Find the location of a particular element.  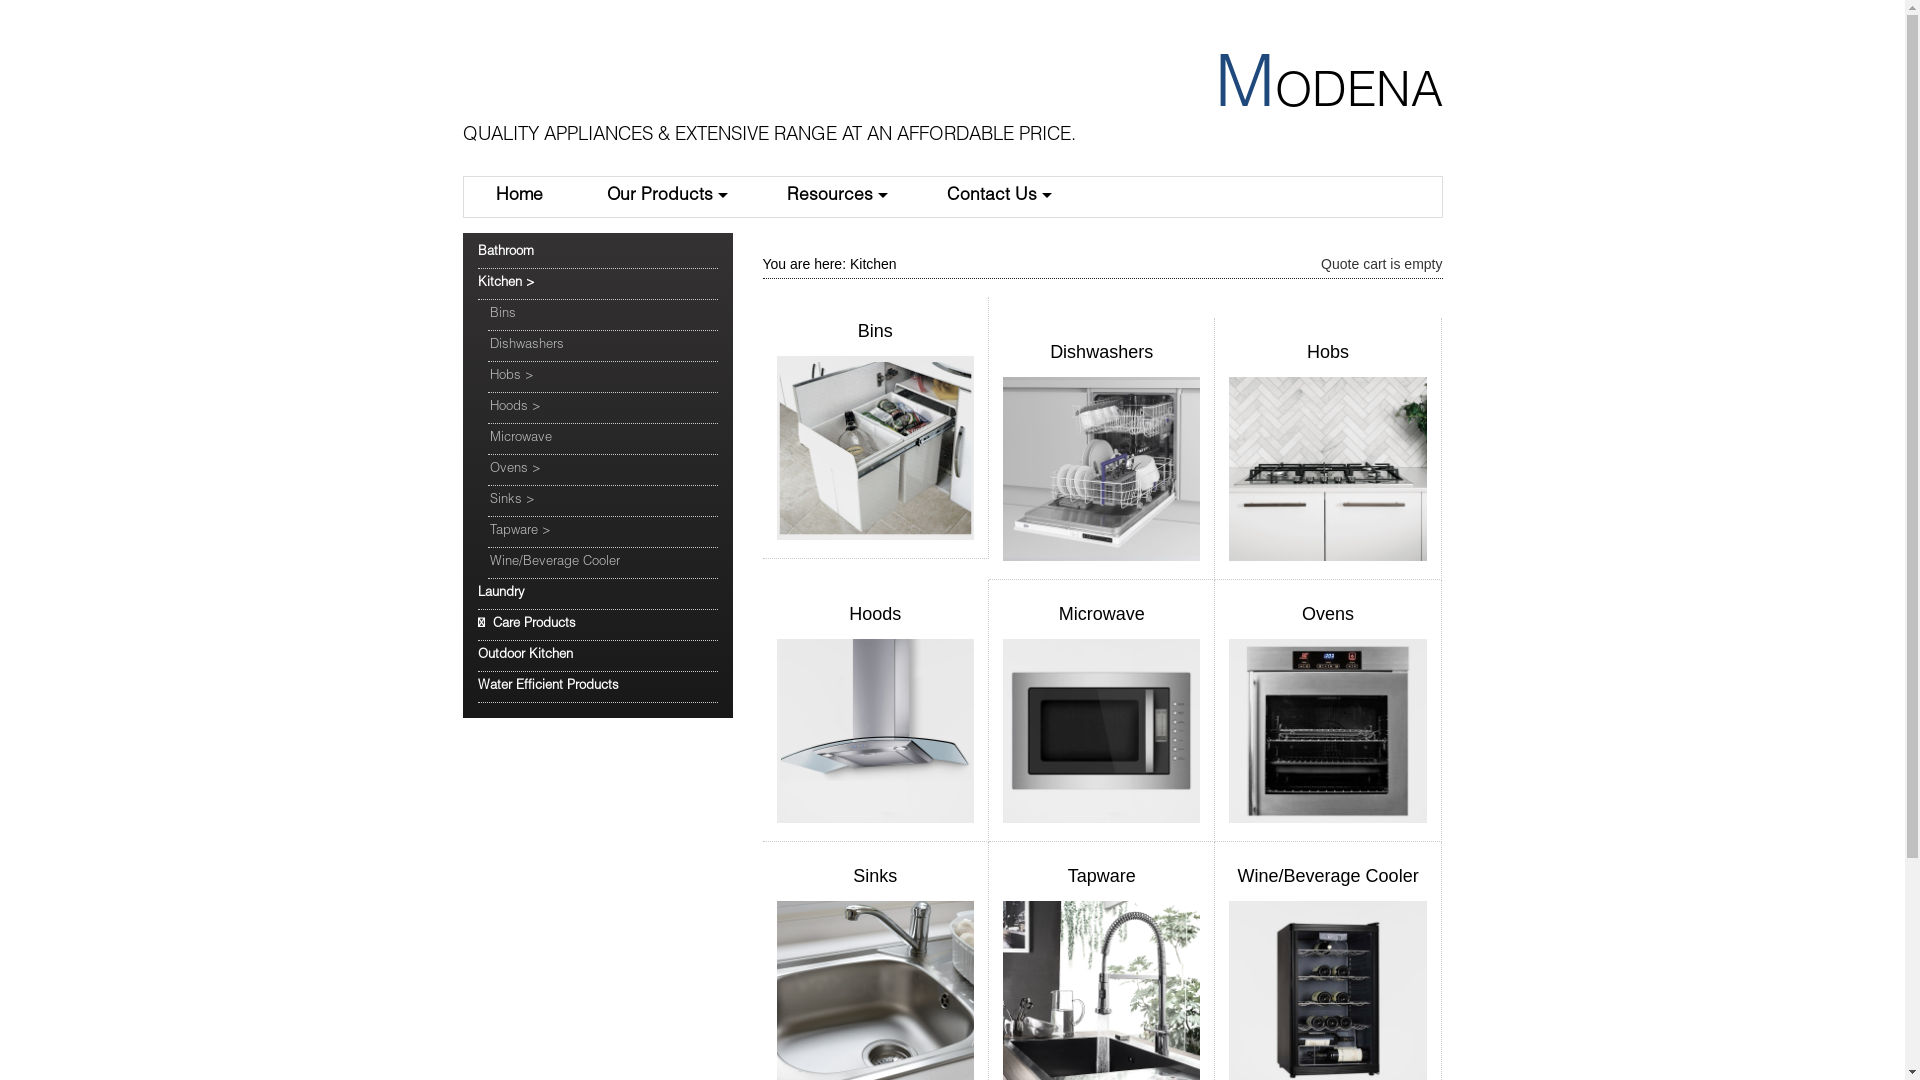

'Sinks' is located at coordinates (874, 874).